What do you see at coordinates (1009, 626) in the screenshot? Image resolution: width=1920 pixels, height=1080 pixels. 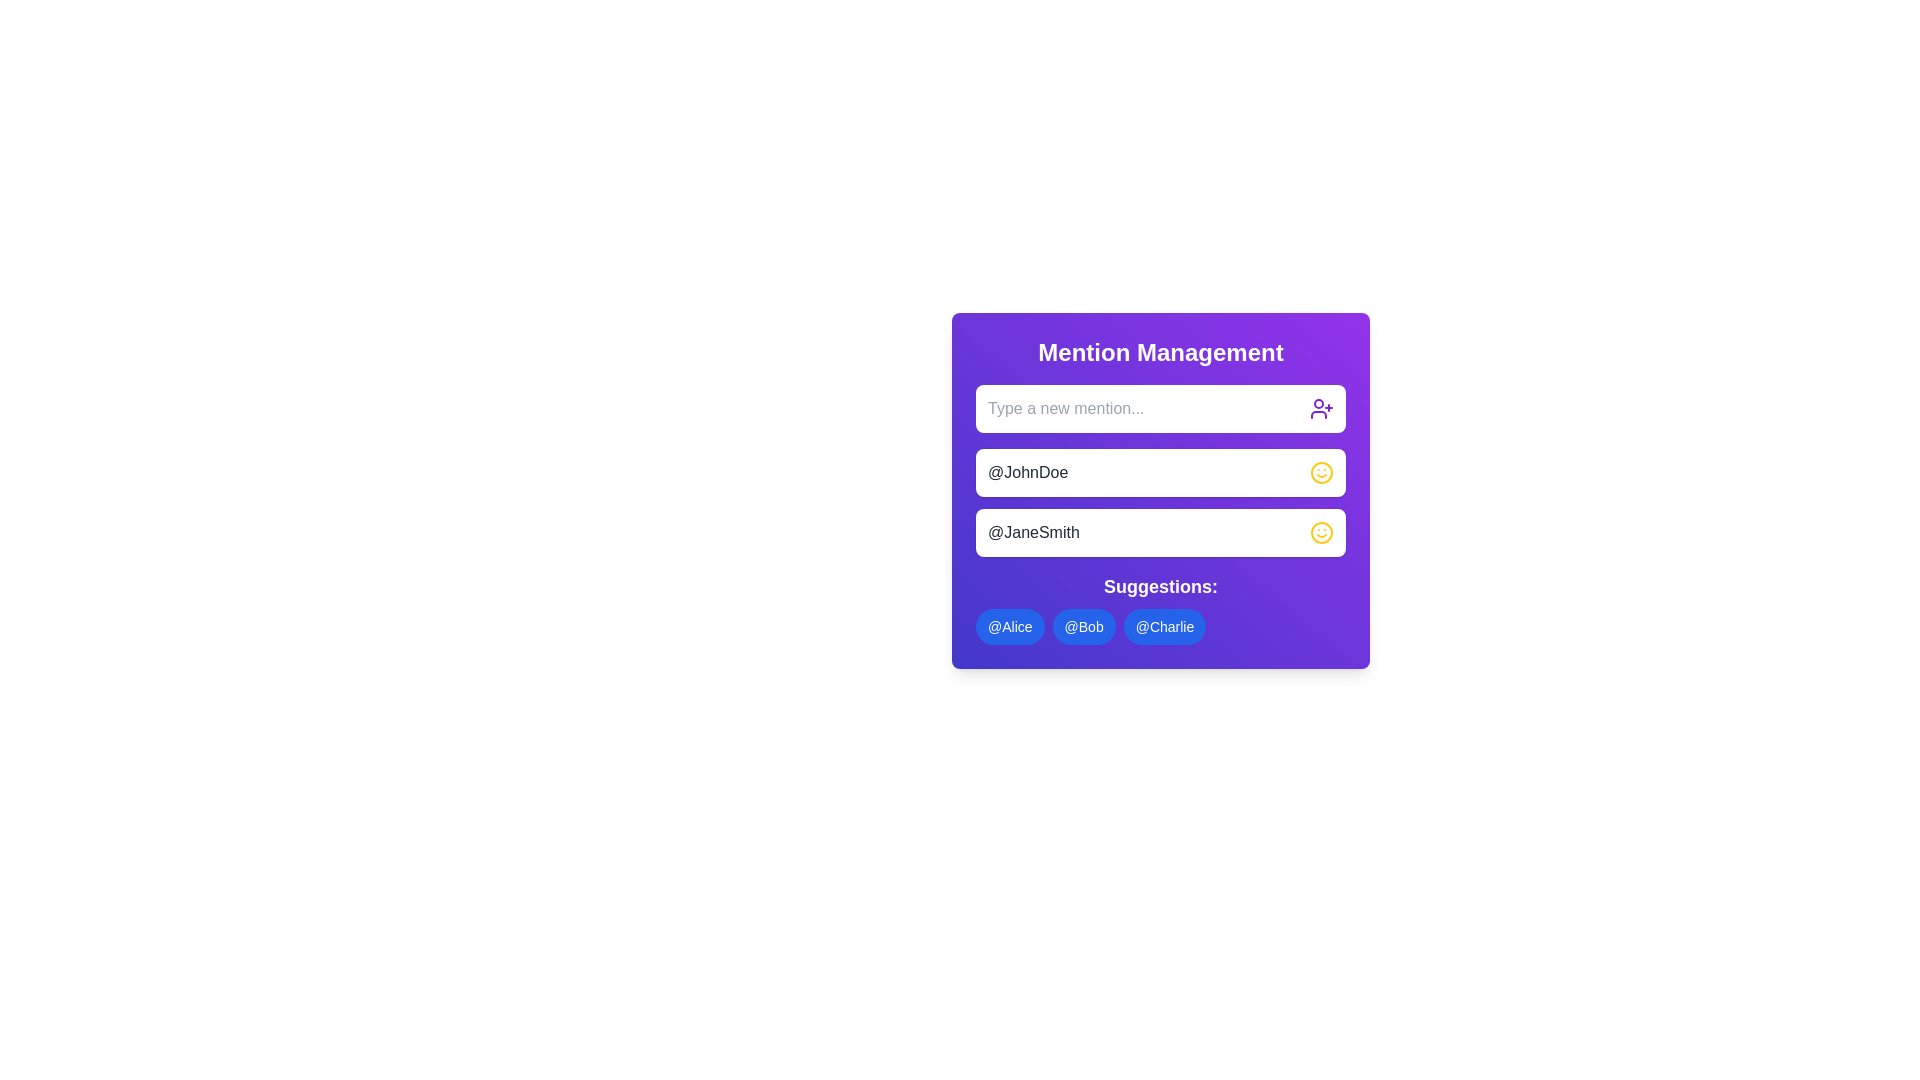 I see `the first button under the 'Suggestions' section in the 'Mention Management' panel` at bounding box center [1009, 626].